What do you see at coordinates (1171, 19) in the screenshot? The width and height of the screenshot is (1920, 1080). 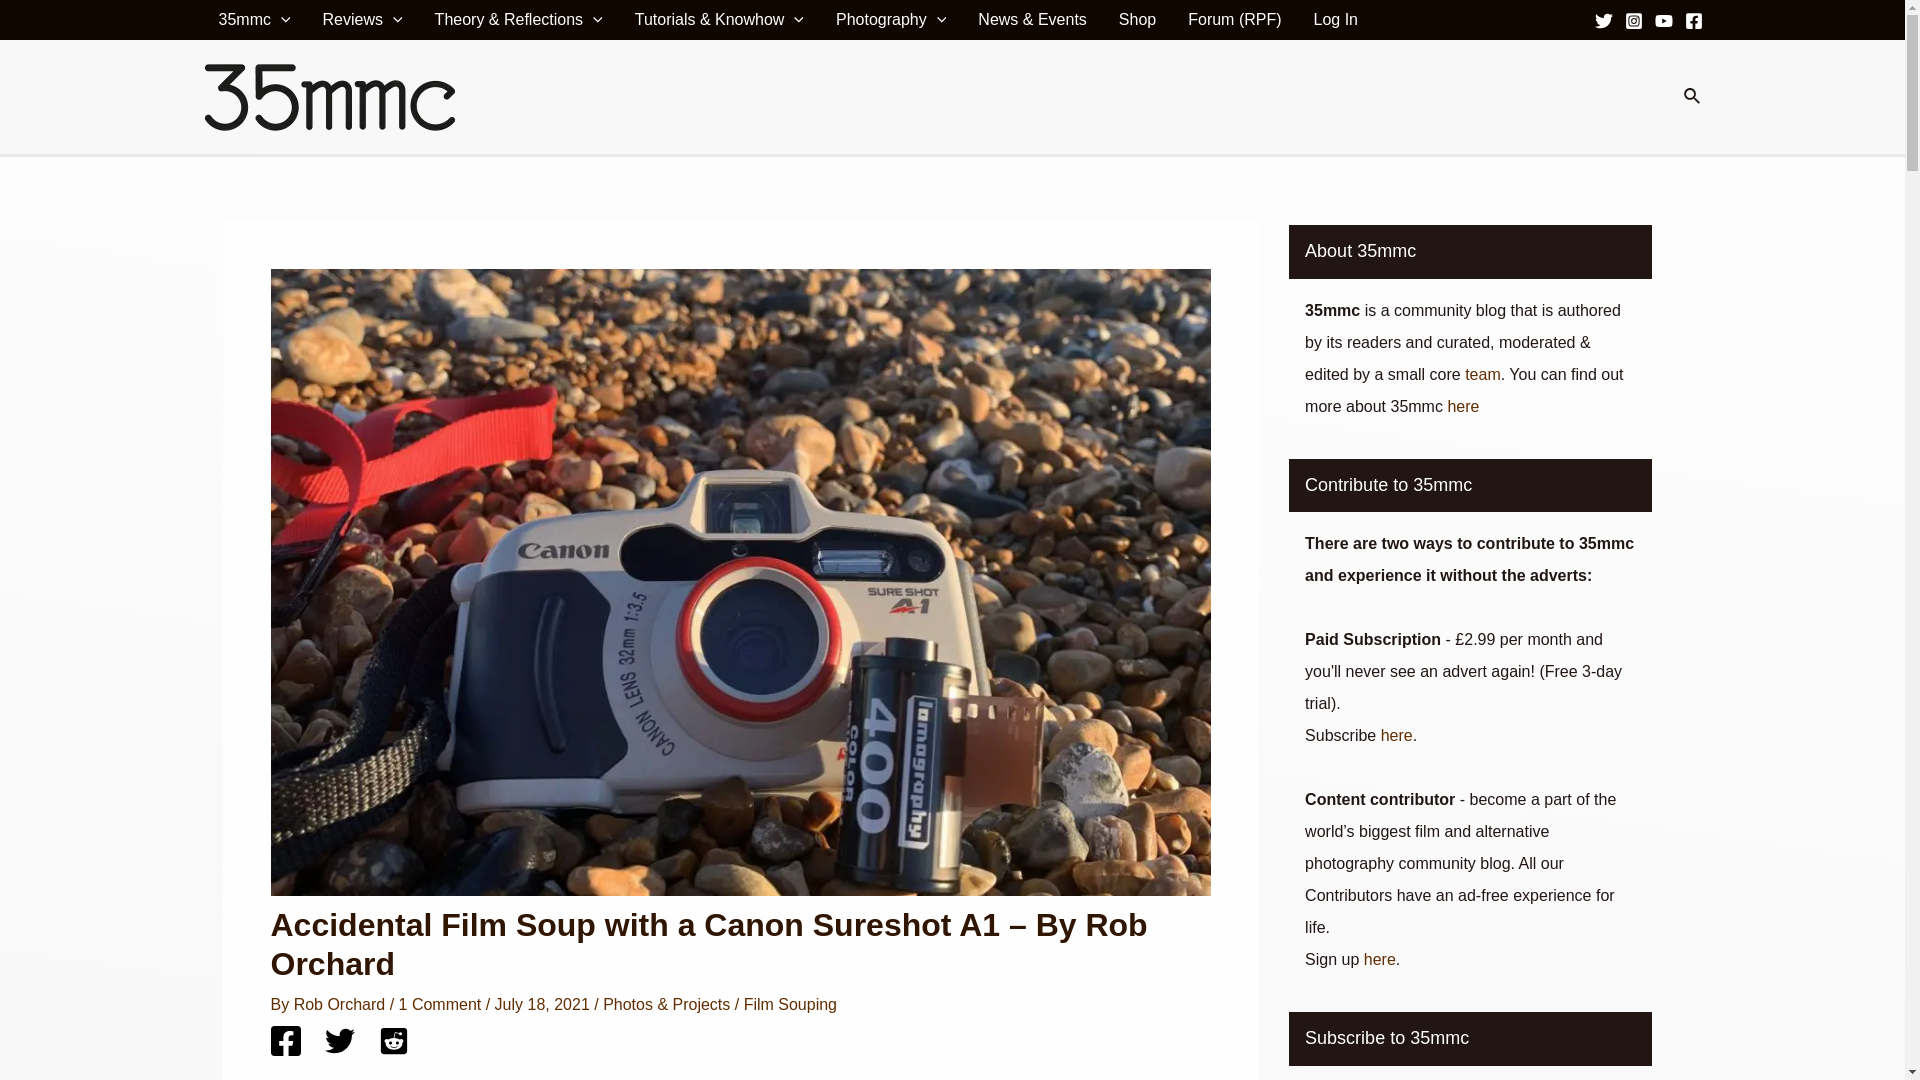 I see `'Forum (RPF)'` at bounding box center [1171, 19].